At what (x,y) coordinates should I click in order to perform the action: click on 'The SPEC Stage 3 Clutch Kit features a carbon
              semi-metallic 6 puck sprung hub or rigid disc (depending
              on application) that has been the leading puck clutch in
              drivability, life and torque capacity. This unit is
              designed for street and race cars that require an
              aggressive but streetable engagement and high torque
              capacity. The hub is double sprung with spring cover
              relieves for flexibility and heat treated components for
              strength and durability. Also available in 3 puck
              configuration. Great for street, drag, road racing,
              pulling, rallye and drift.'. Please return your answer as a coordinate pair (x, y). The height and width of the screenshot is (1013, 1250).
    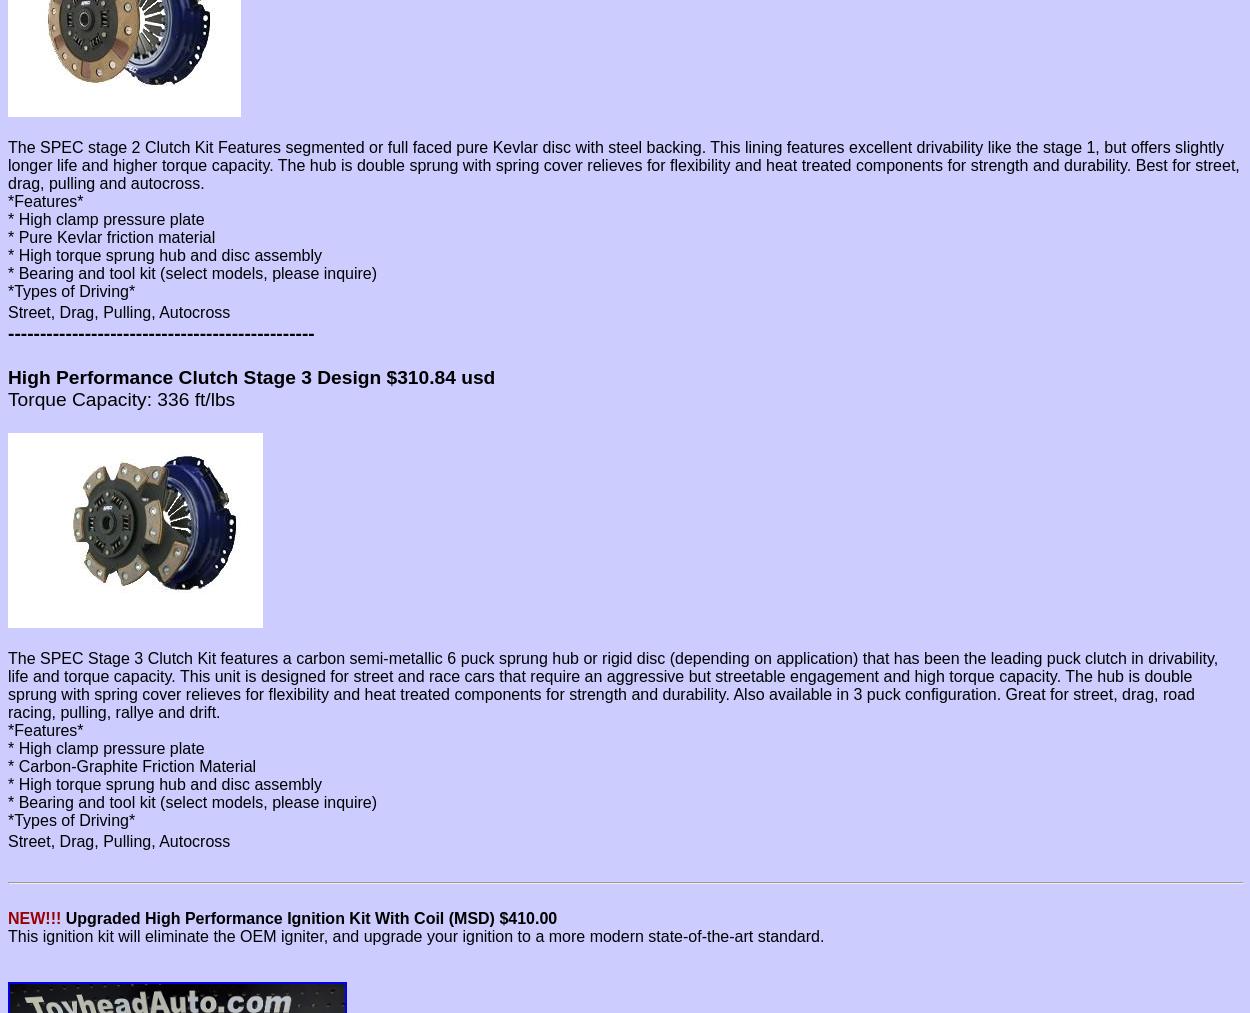
    Looking at the image, I should click on (612, 684).